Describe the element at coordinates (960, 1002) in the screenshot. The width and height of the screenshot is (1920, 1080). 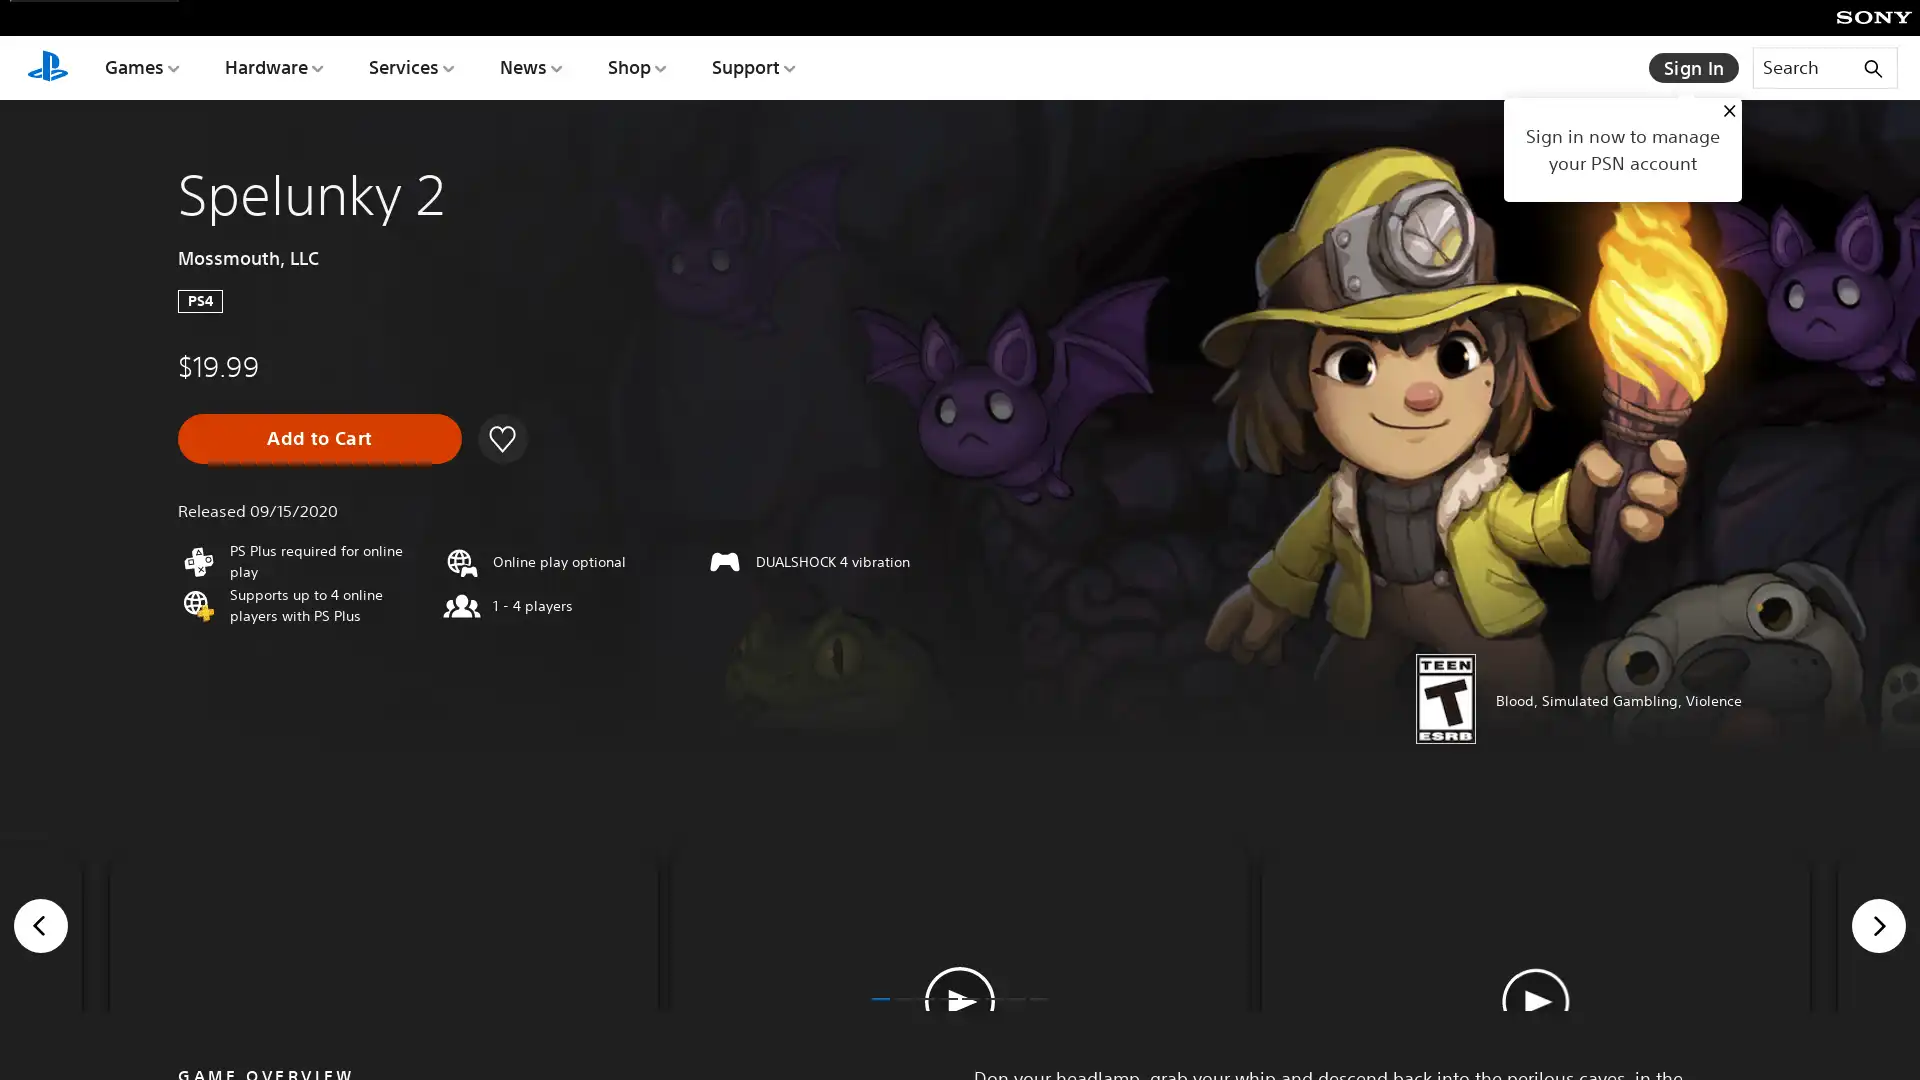
I see `Pause Media2` at that location.